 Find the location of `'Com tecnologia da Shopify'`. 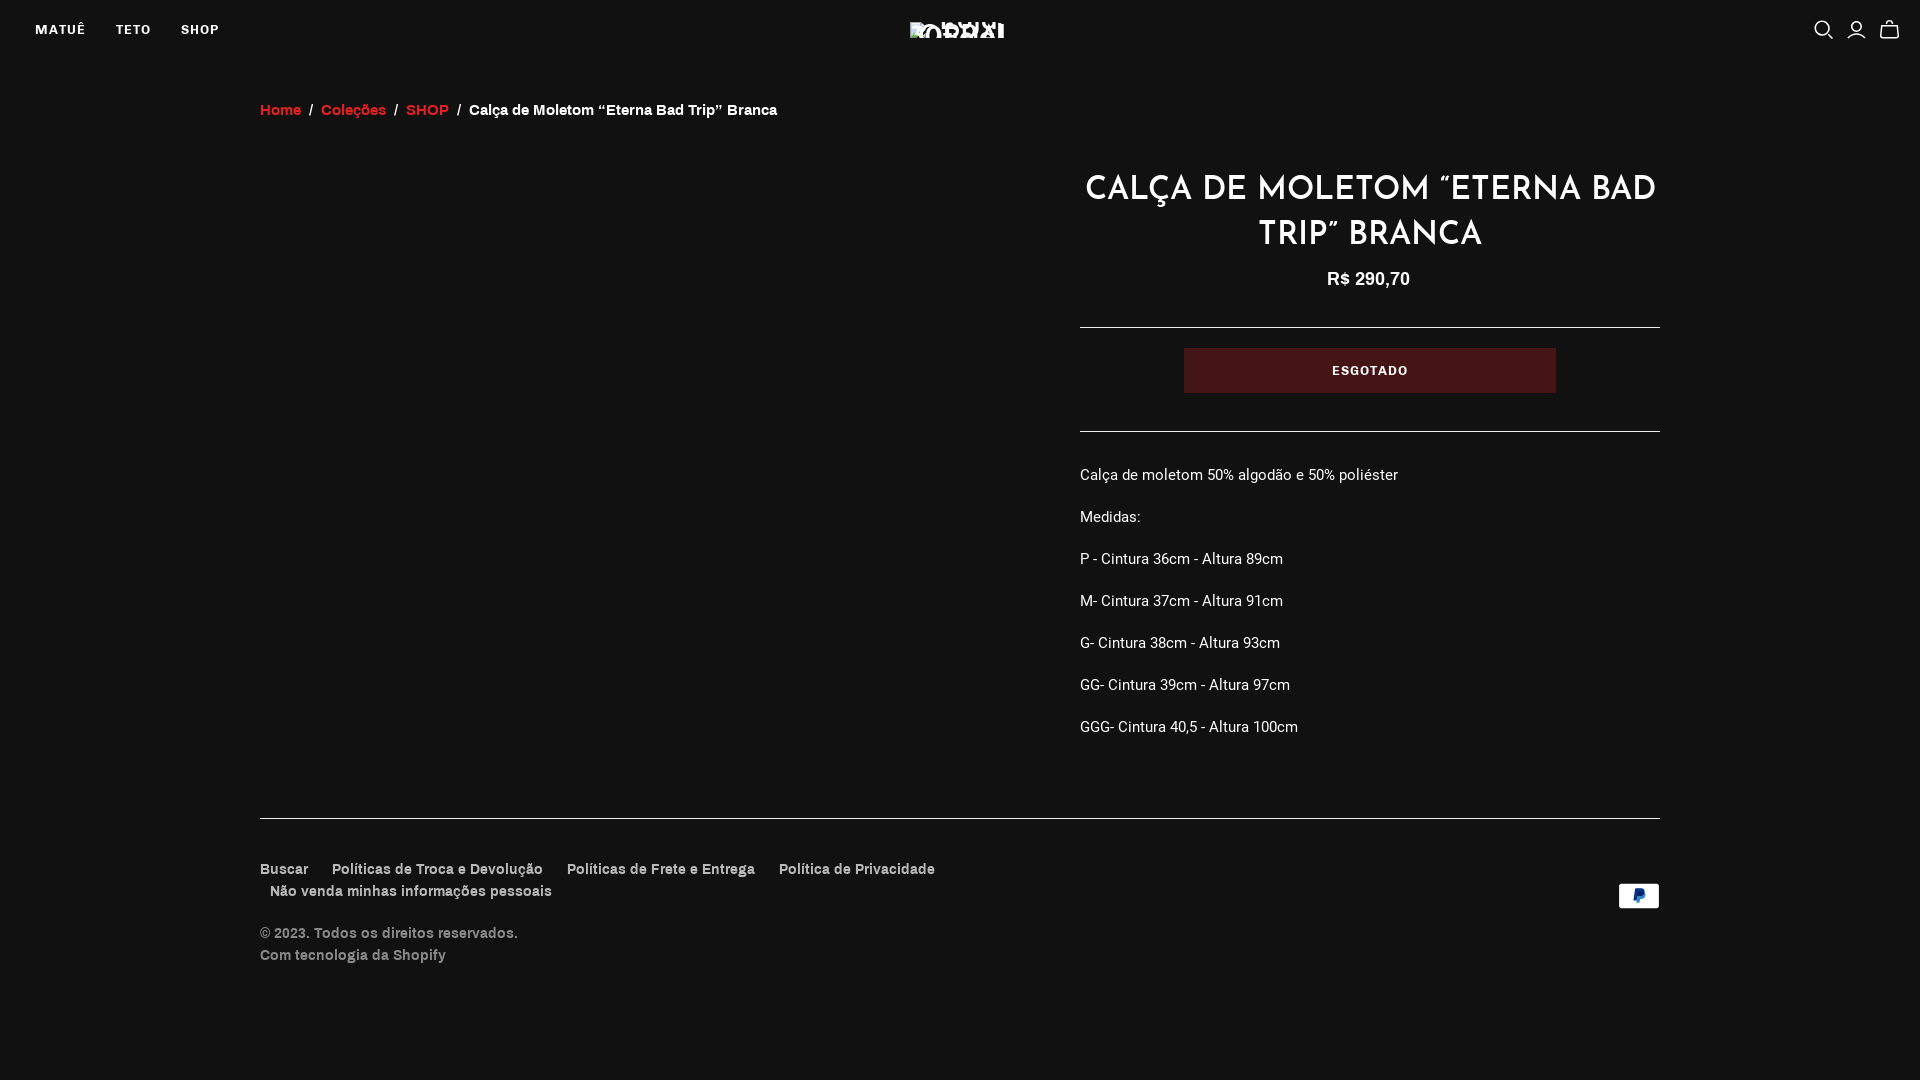

'Com tecnologia da Shopify' is located at coordinates (258, 954).